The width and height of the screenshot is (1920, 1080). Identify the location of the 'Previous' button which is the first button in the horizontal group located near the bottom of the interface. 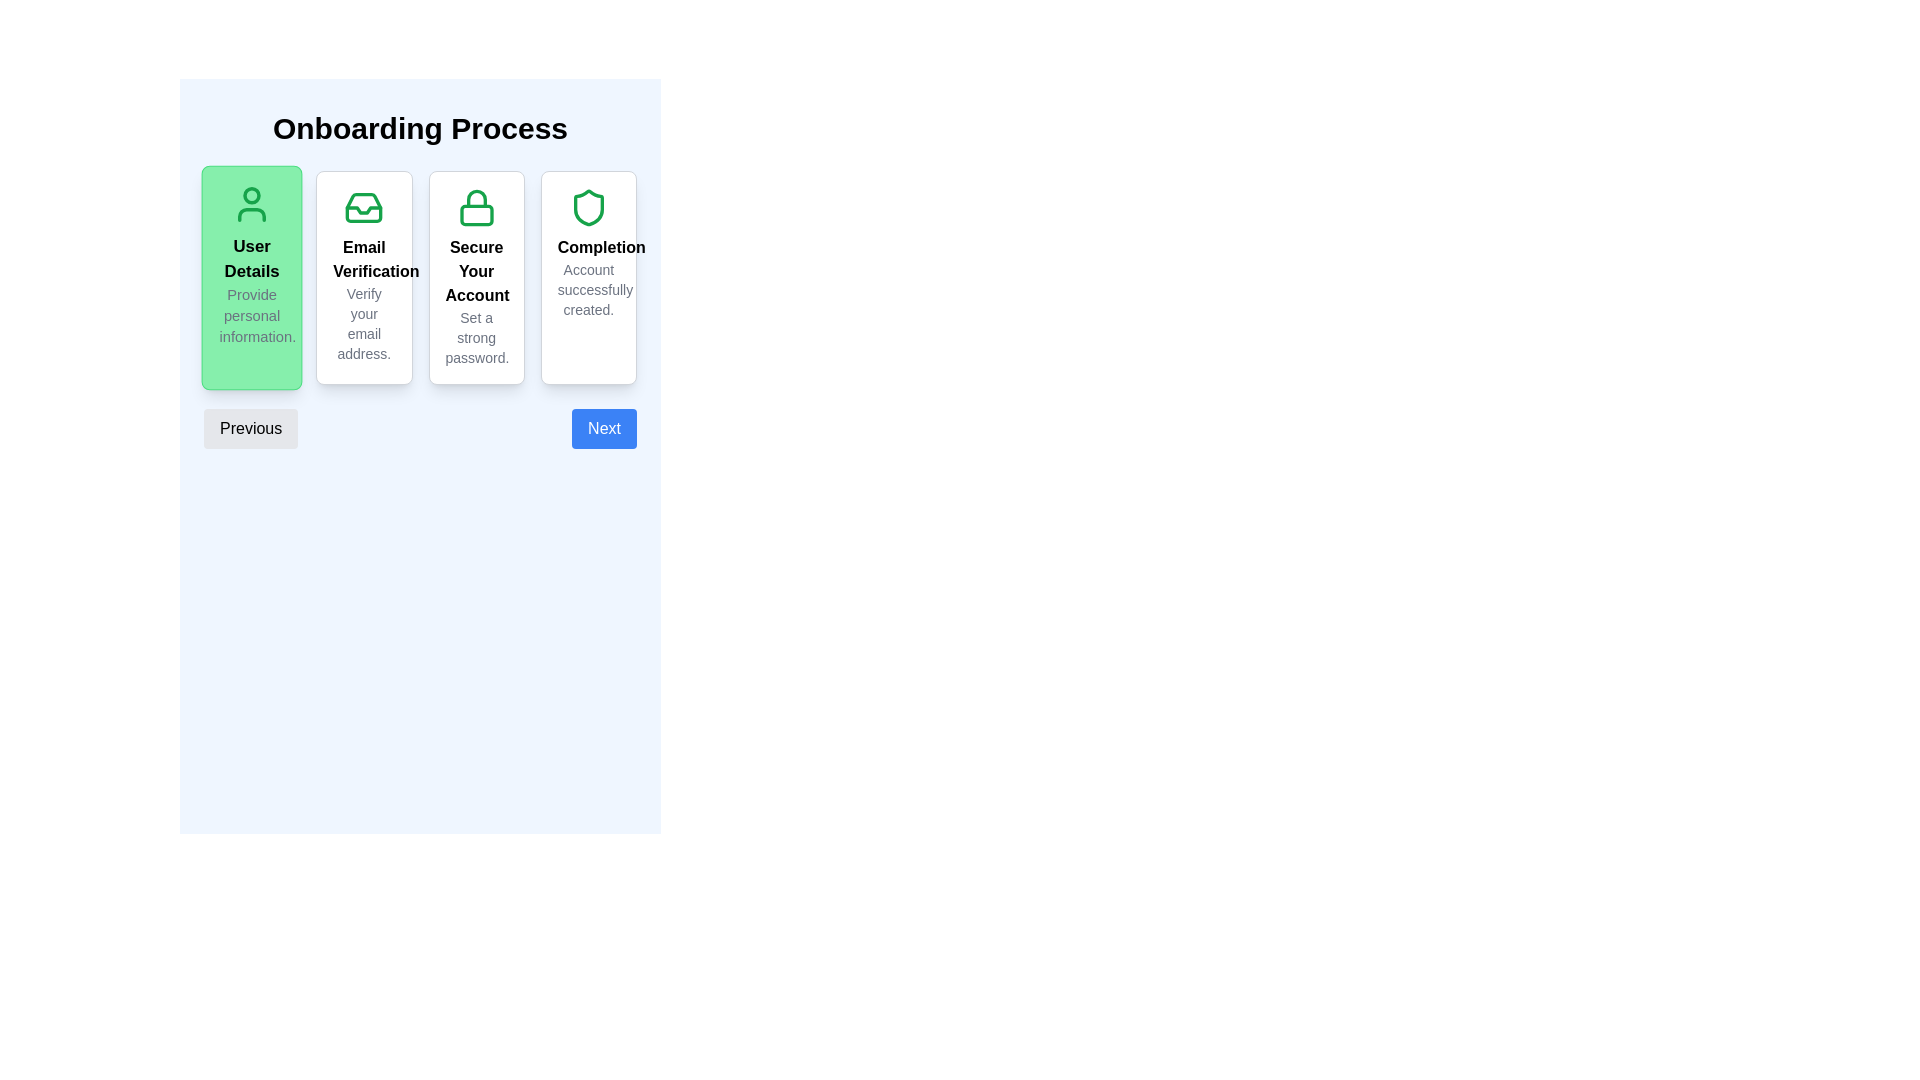
(250, 427).